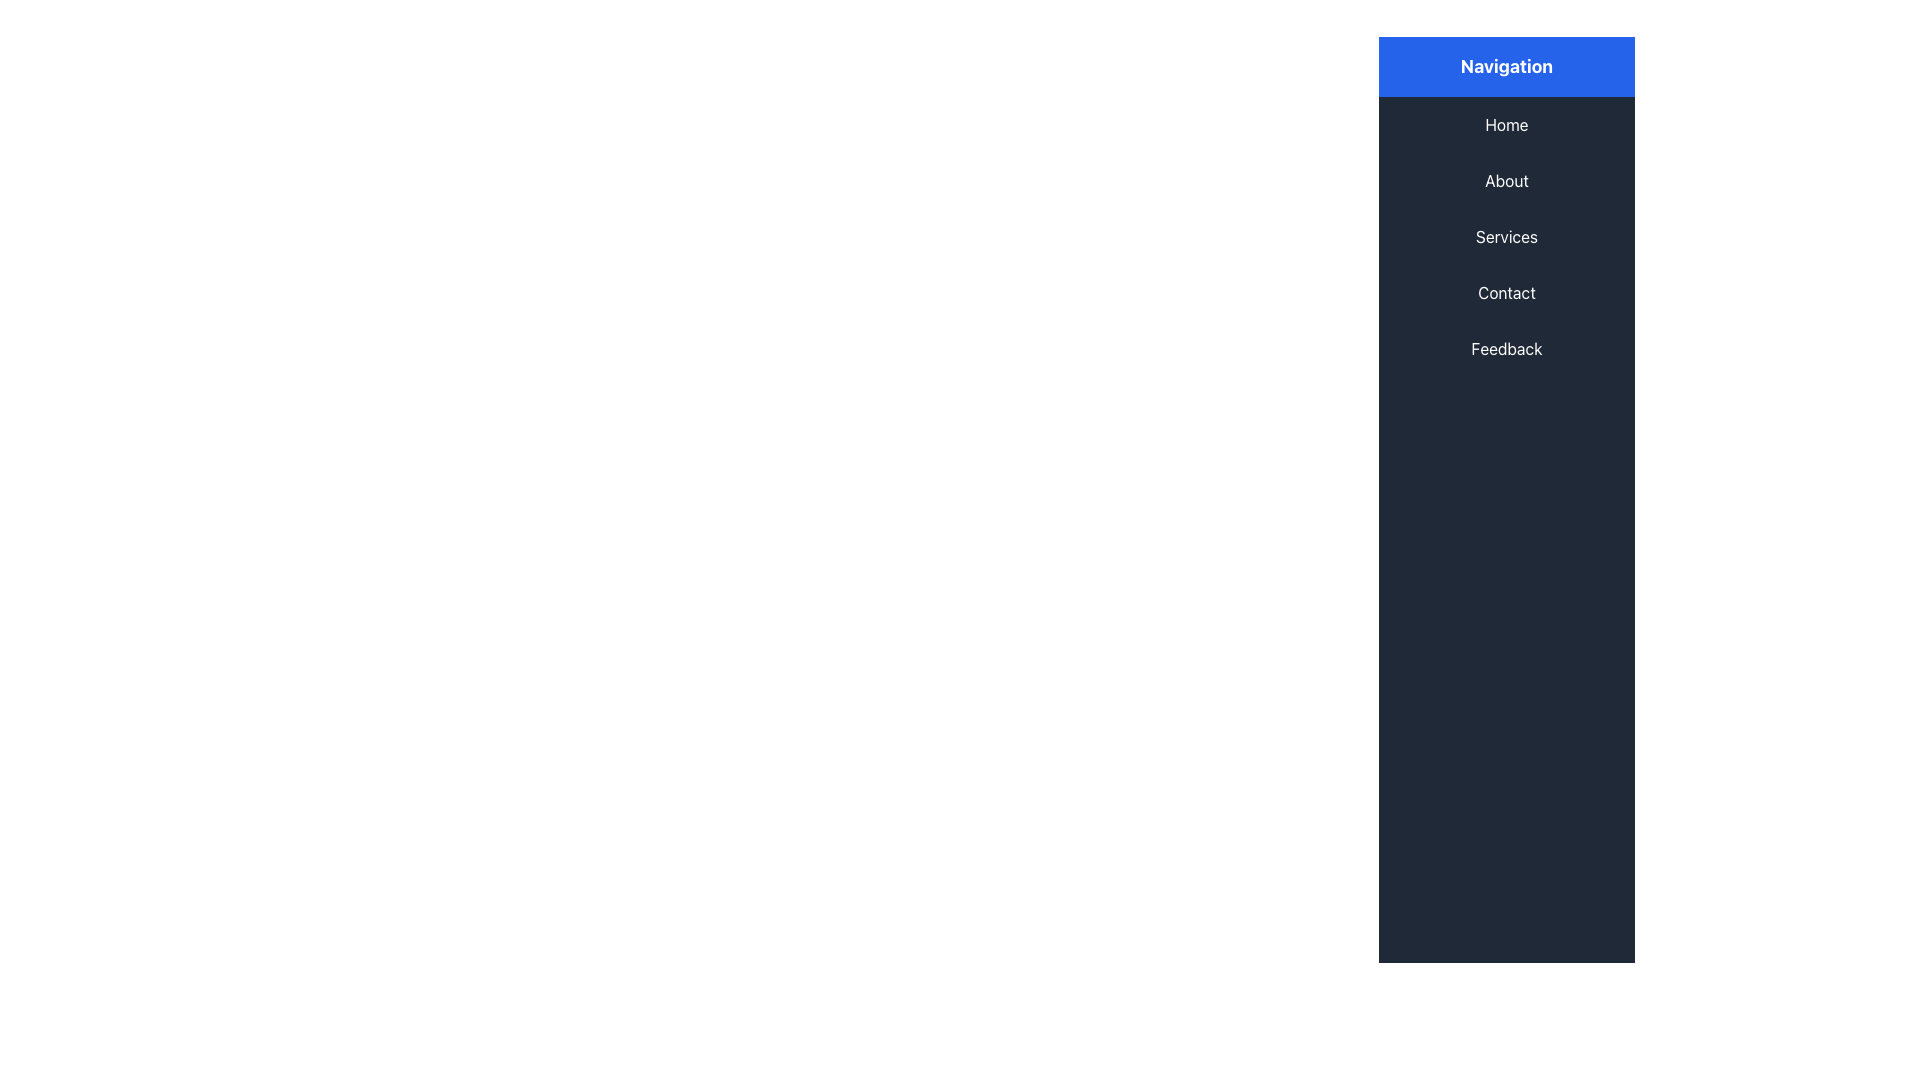 This screenshot has width=1920, height=1080. I want to click on the 'Feedback' button, which is the last item in the vertical sidebar menu with a dark background and white text, so click(1507, 347).